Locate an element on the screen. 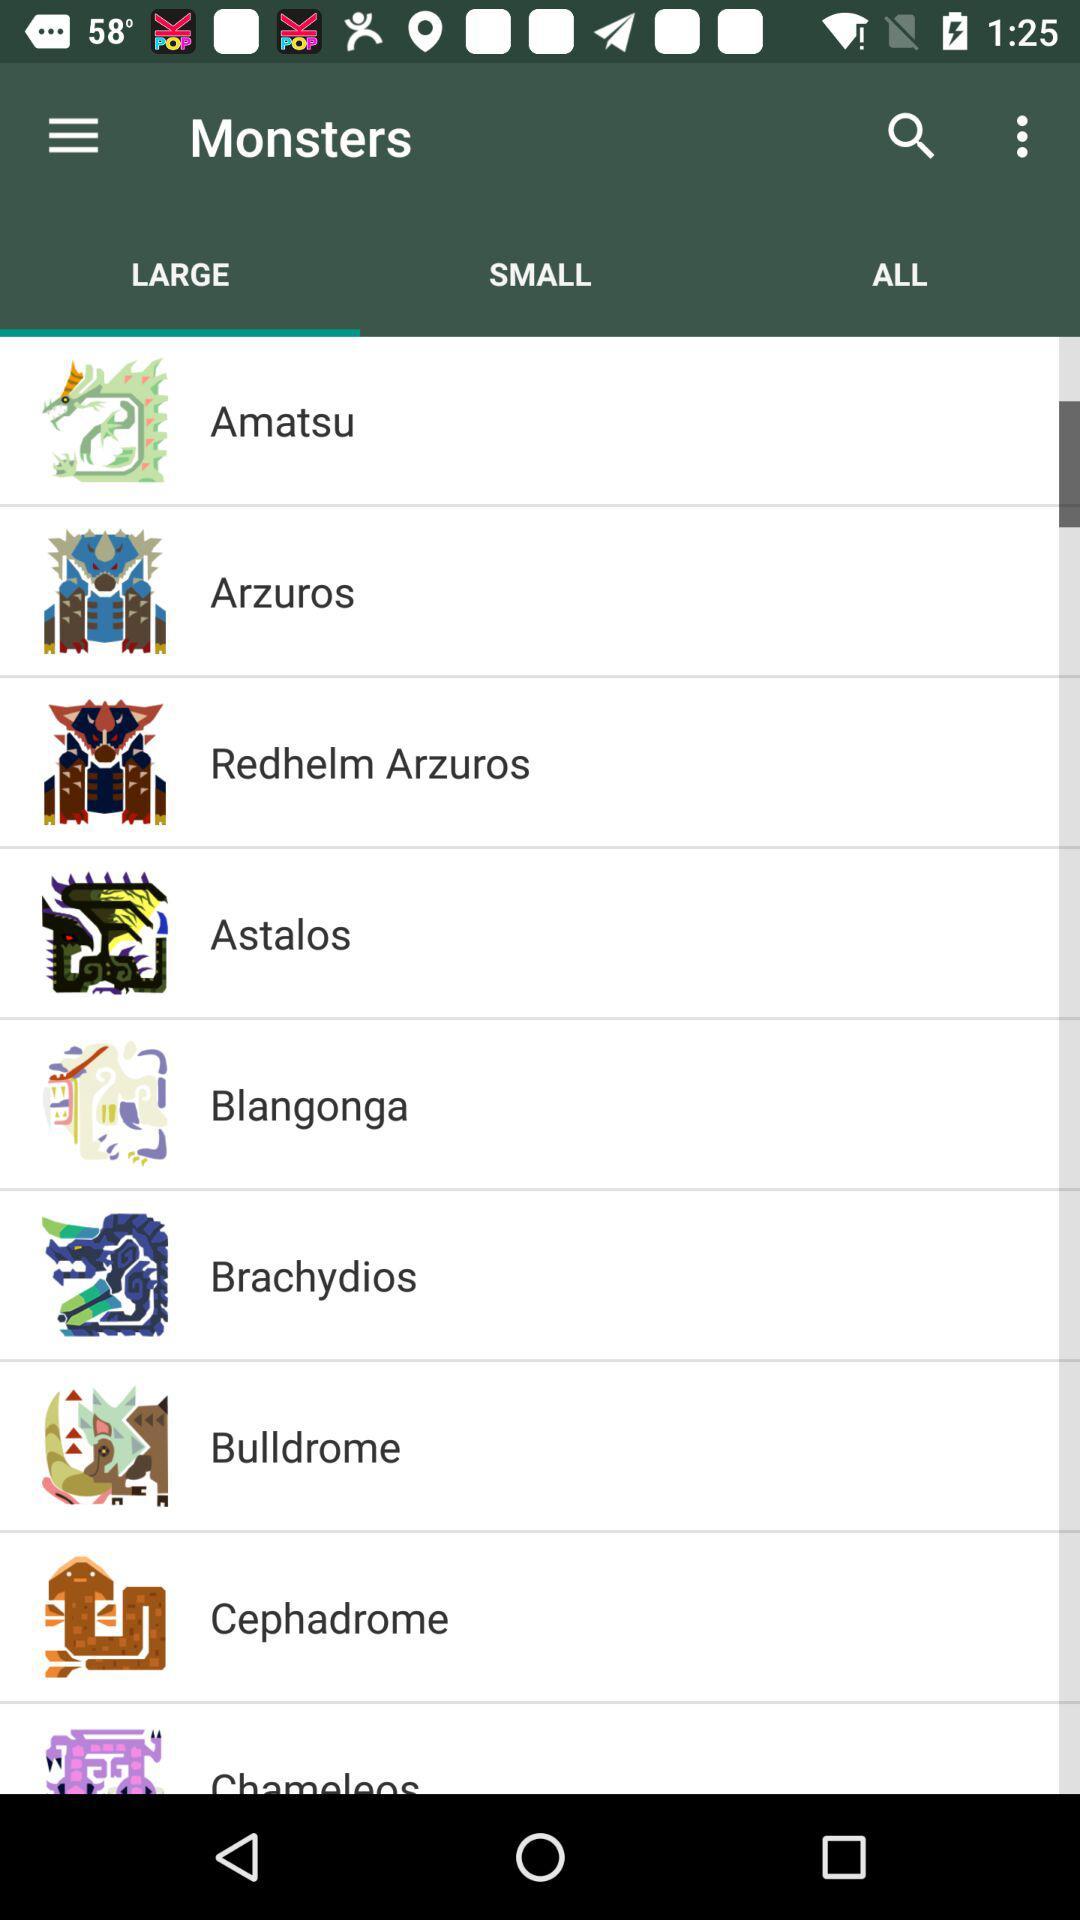  item below the redhelm arzuros item is located at coordinates (623, 931).